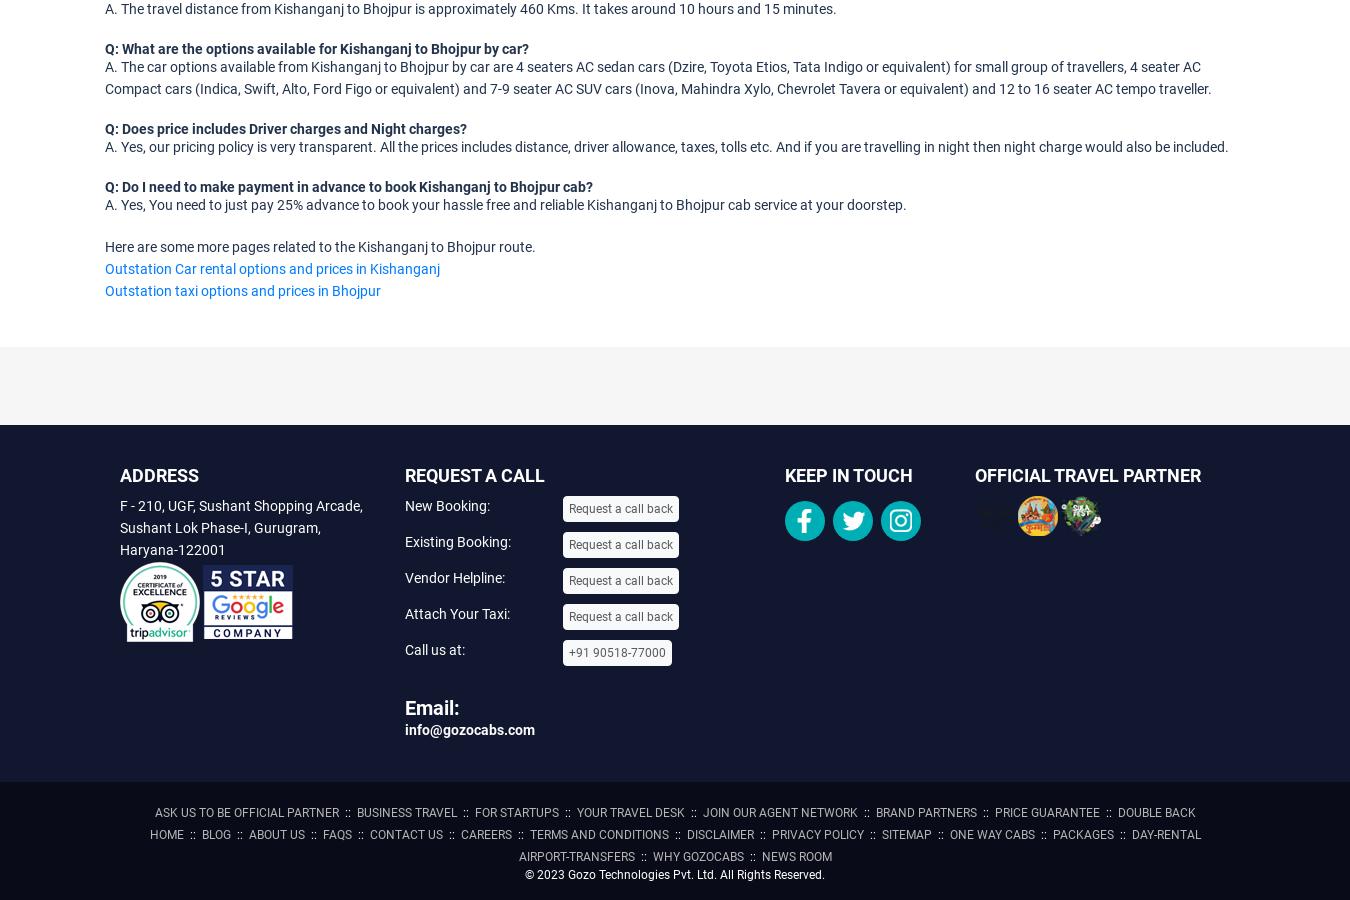  Describe the element at coordinates (598, 834) in the screenshot. I see `'Terms and Conditions'` at that location.